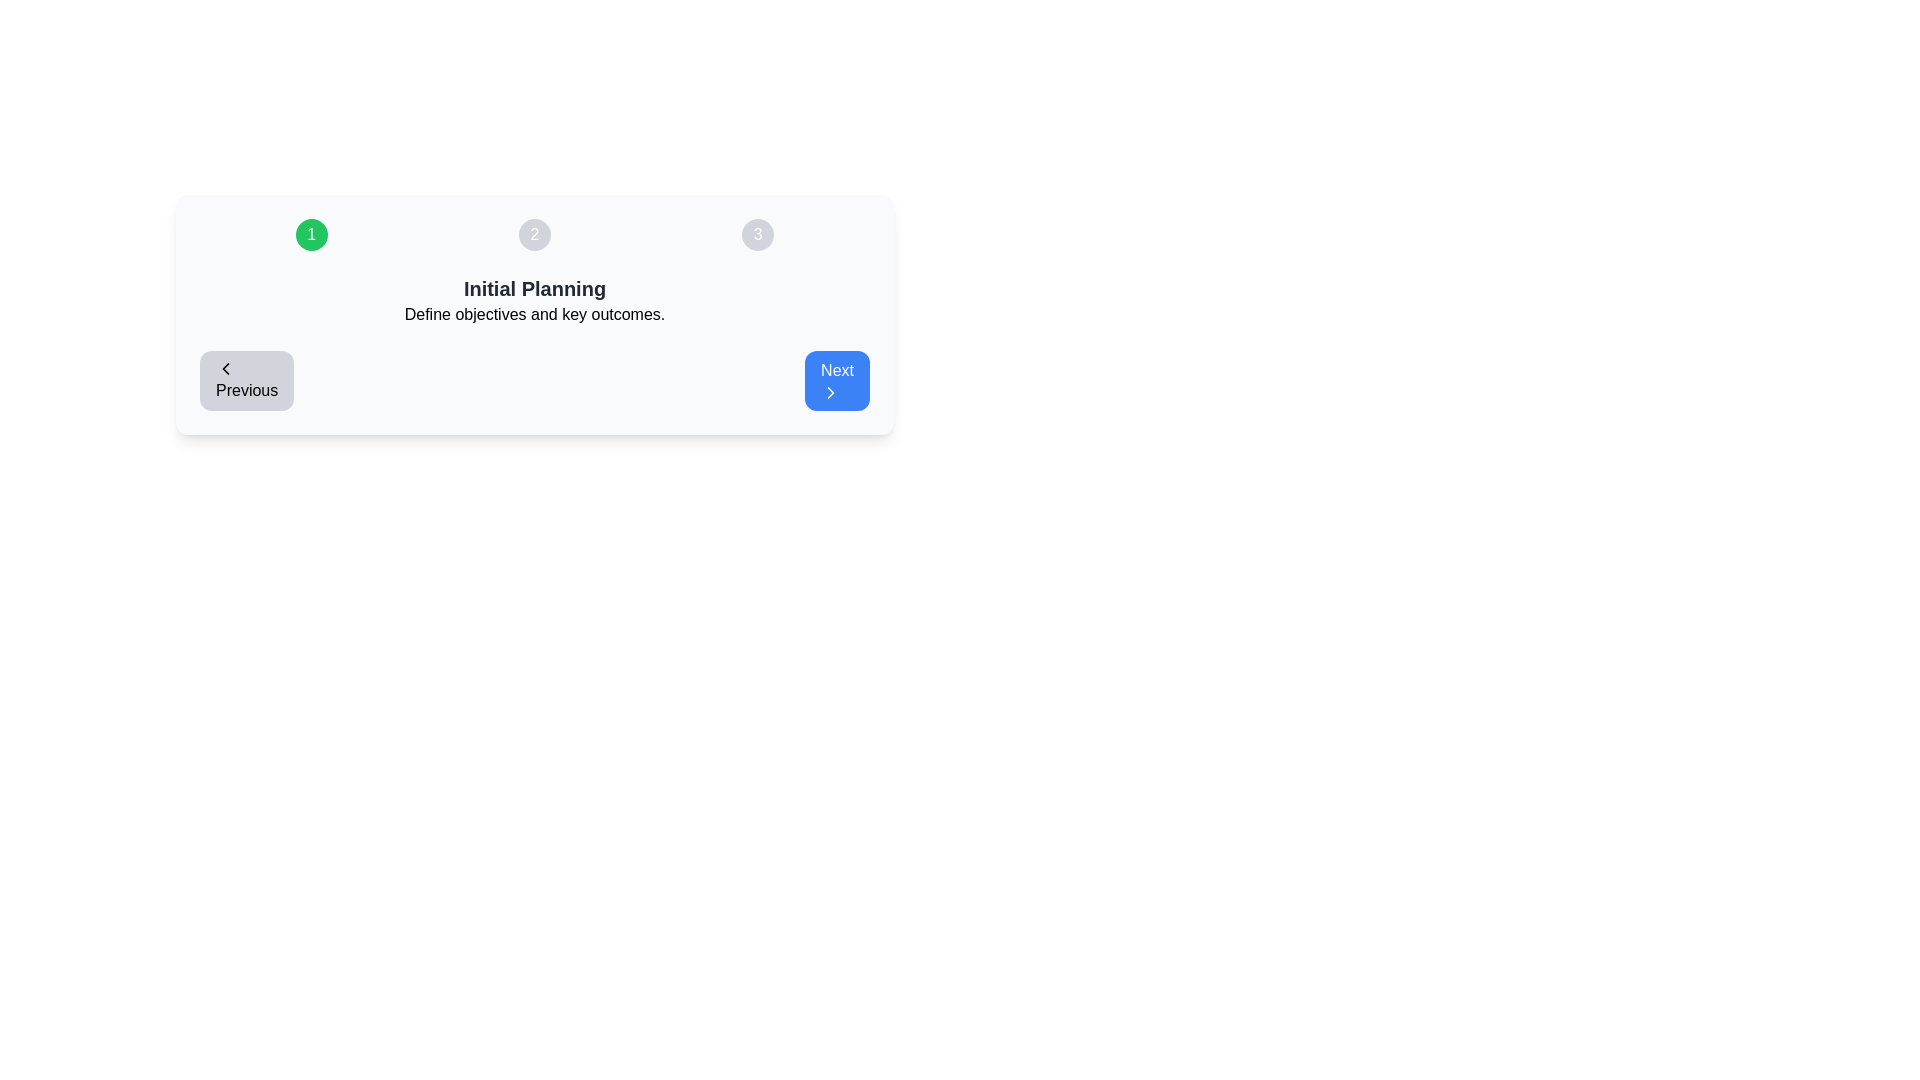  What do you see at coordinates (534, 234) in the screenshot?
I see `the status of the Step indicator circle labeled '2', which is the second in a sequence of three circles, visually centered with a gray background and white text` at bounding box center [534, 234].